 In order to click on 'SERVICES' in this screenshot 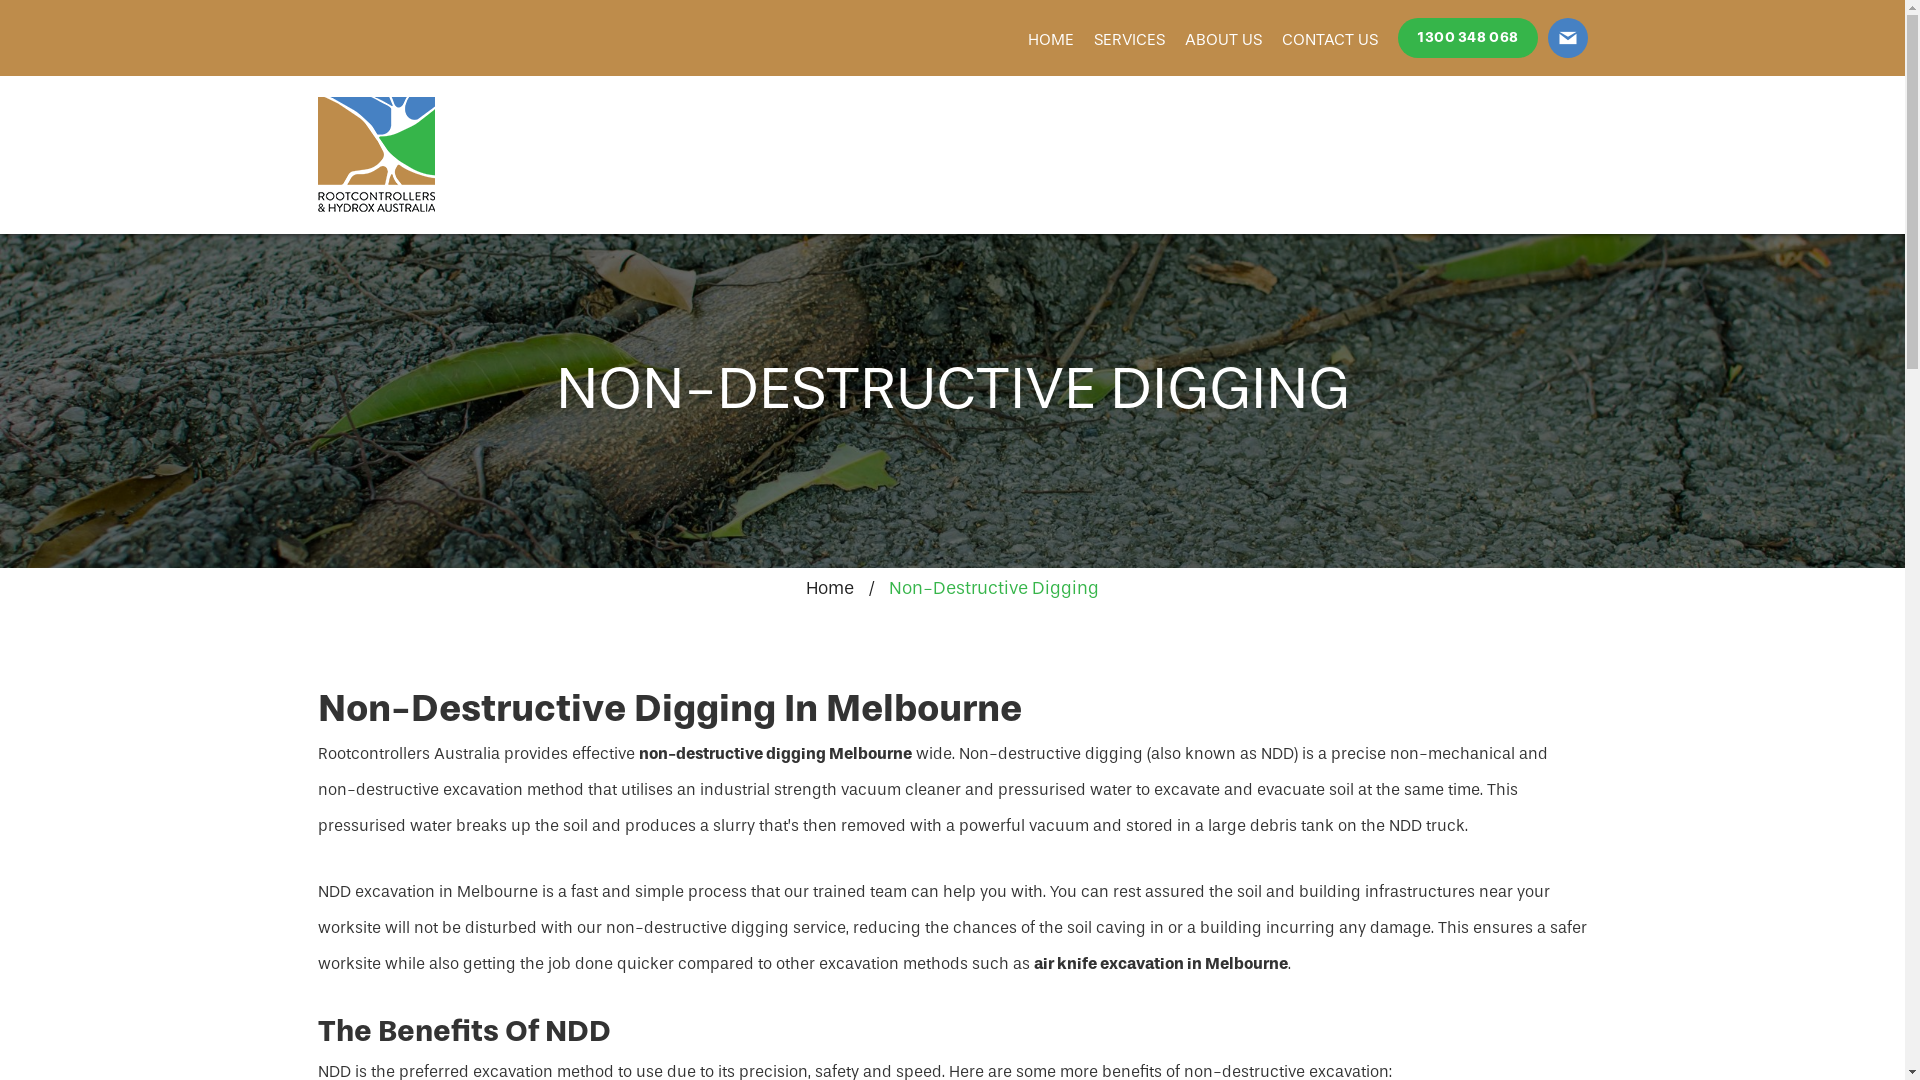, I will do `click(1129, 38)`.